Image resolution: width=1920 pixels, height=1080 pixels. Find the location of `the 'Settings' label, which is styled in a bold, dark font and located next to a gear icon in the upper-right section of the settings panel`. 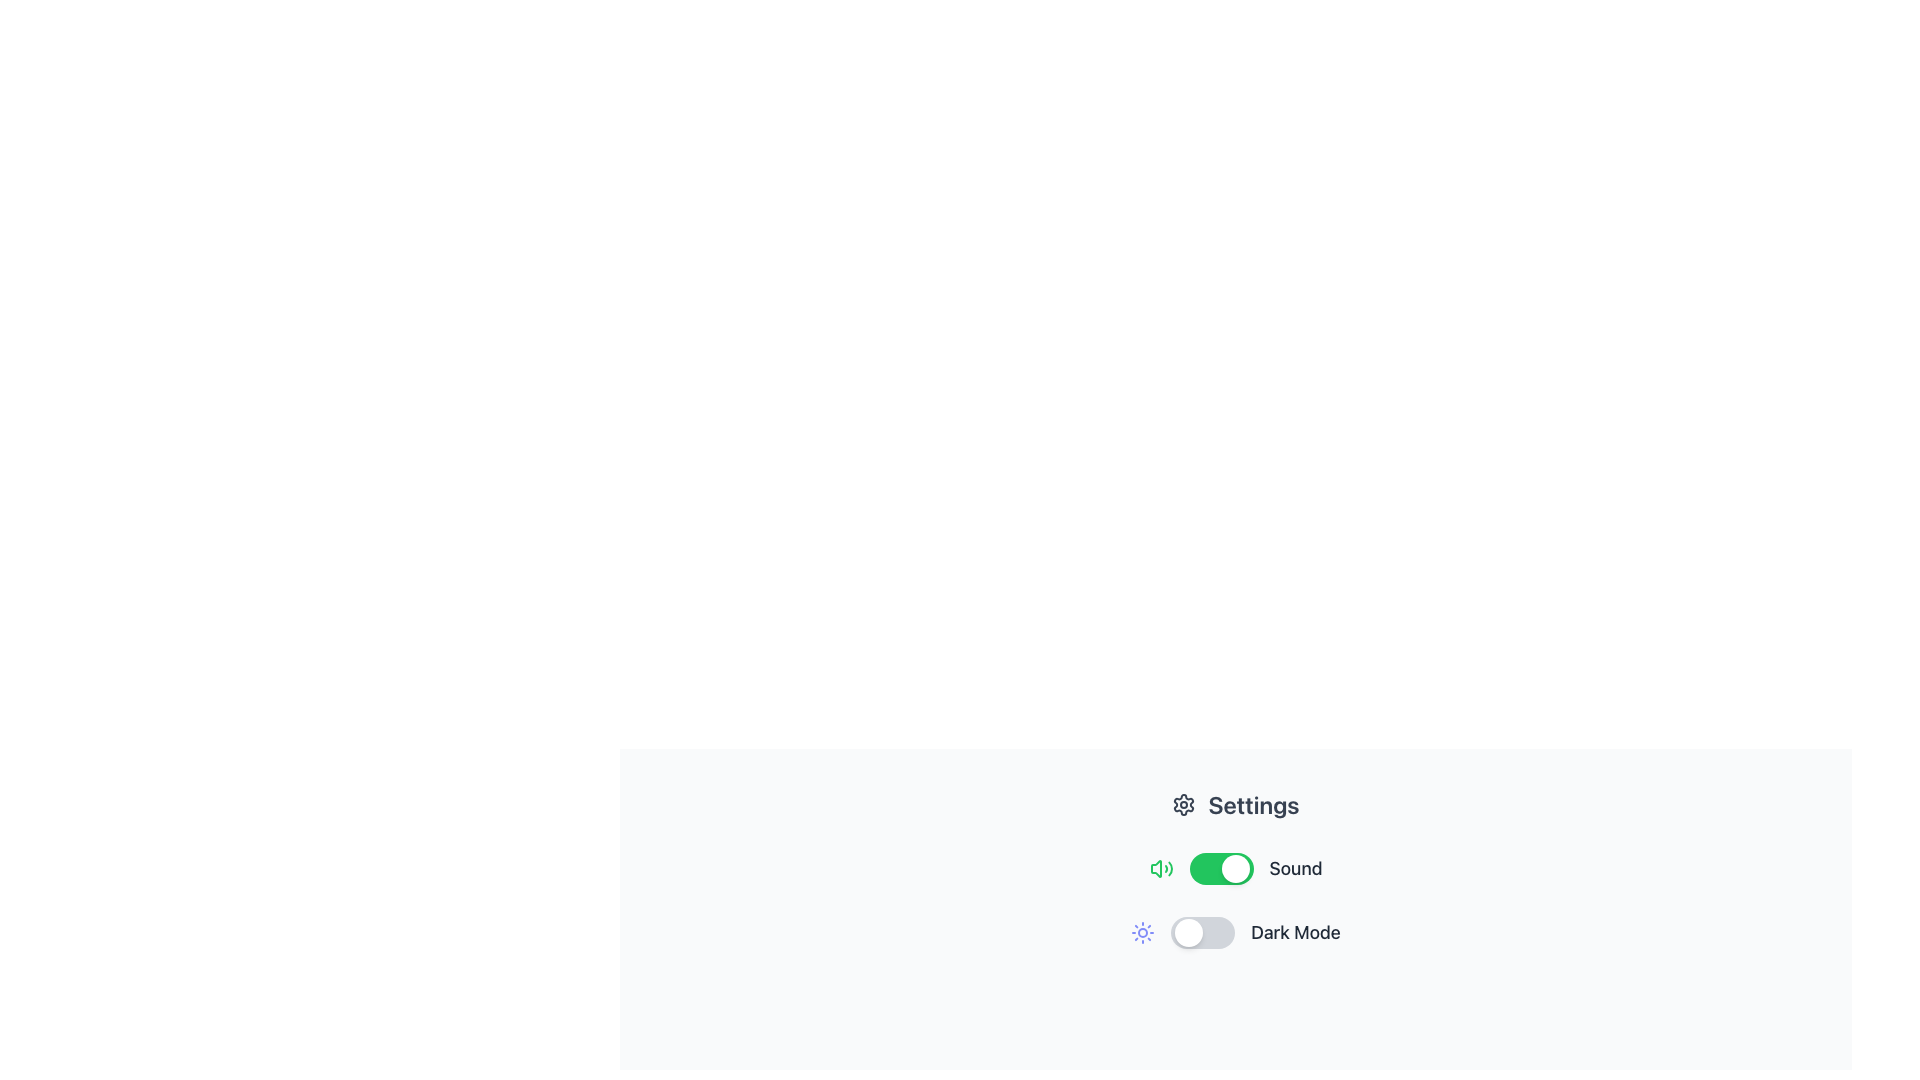

the 'Settings' label, which is styled in a bold, dark font and located next to a gear icon in the upper-right section of the settings panel is located at coordinates (1252, 804).